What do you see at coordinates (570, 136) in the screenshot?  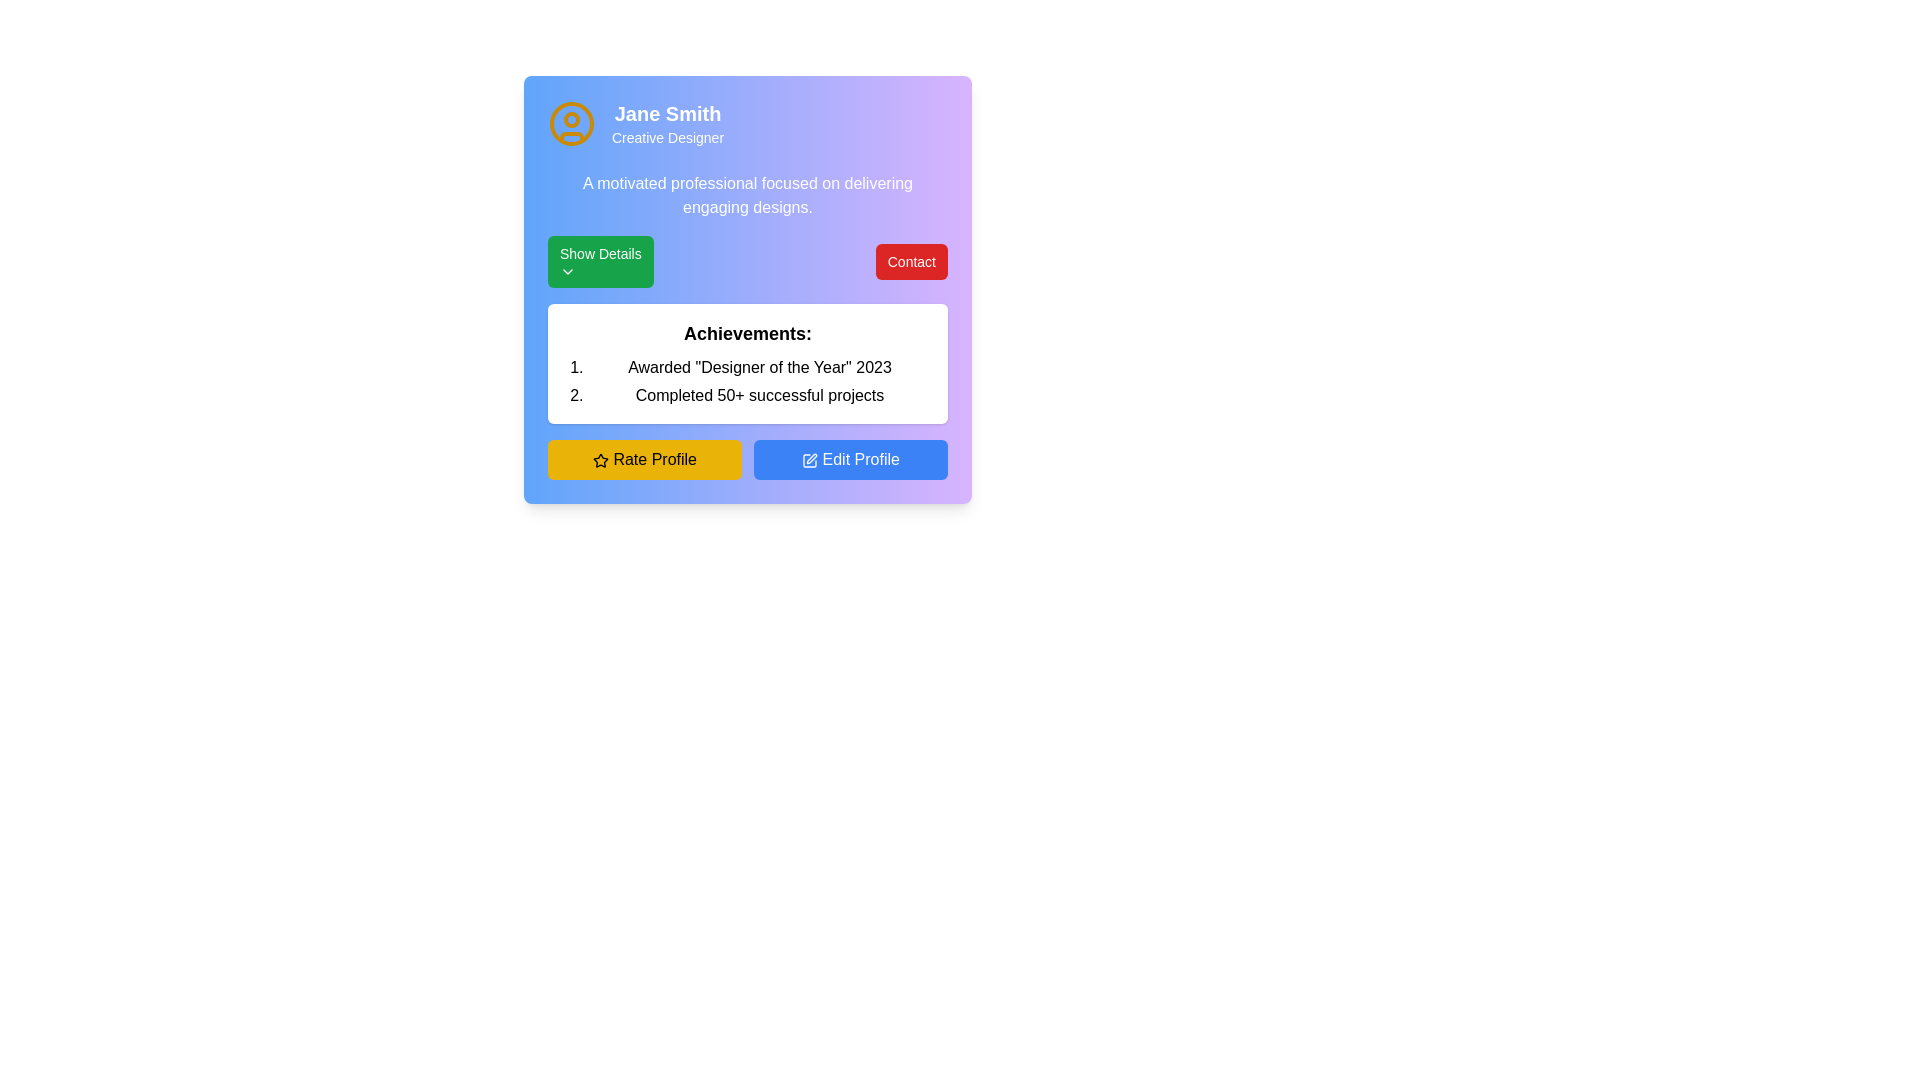 I see `the semicircular line forming the lower part of the user profile icon, styled with a stroke of 'currentColor' and located at the top-left corner of the card` at bounding box center [570, 136].